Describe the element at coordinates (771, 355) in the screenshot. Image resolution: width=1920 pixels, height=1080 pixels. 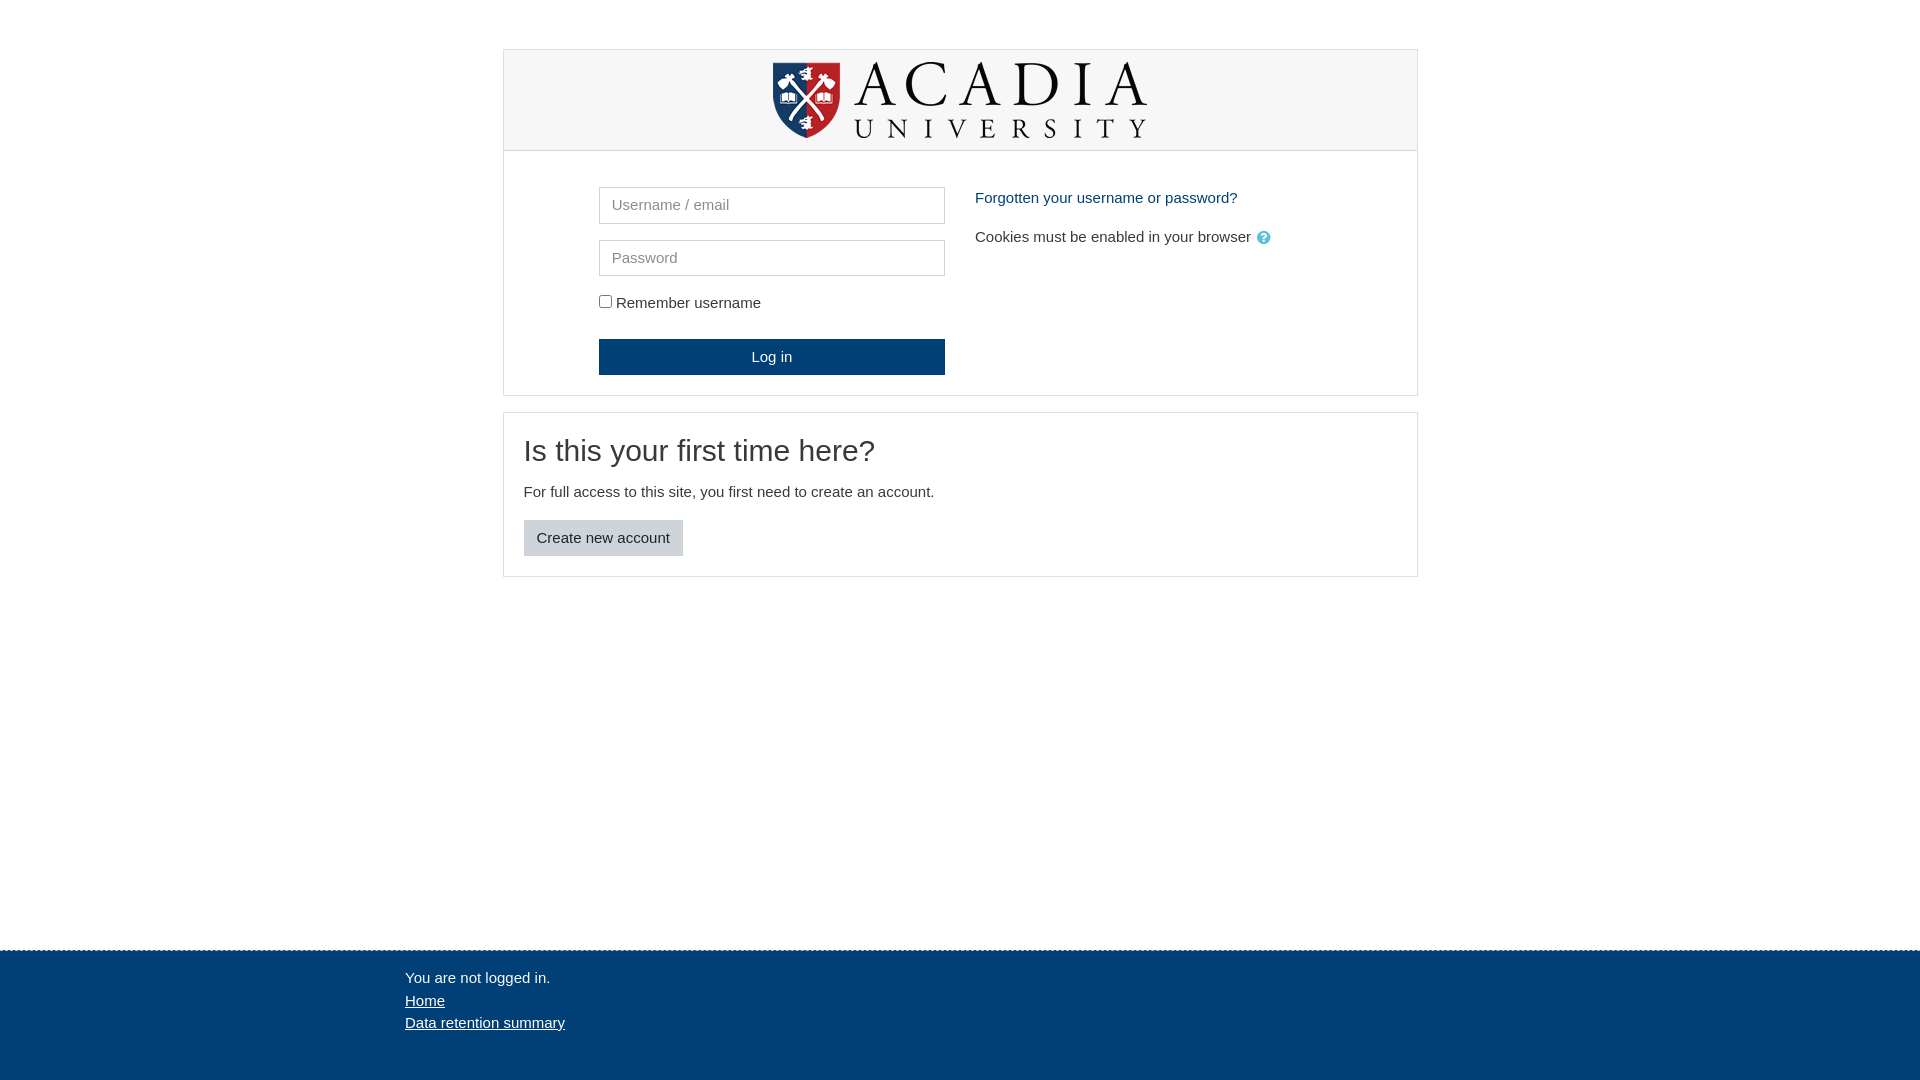
I see `'Log in'` at that location.